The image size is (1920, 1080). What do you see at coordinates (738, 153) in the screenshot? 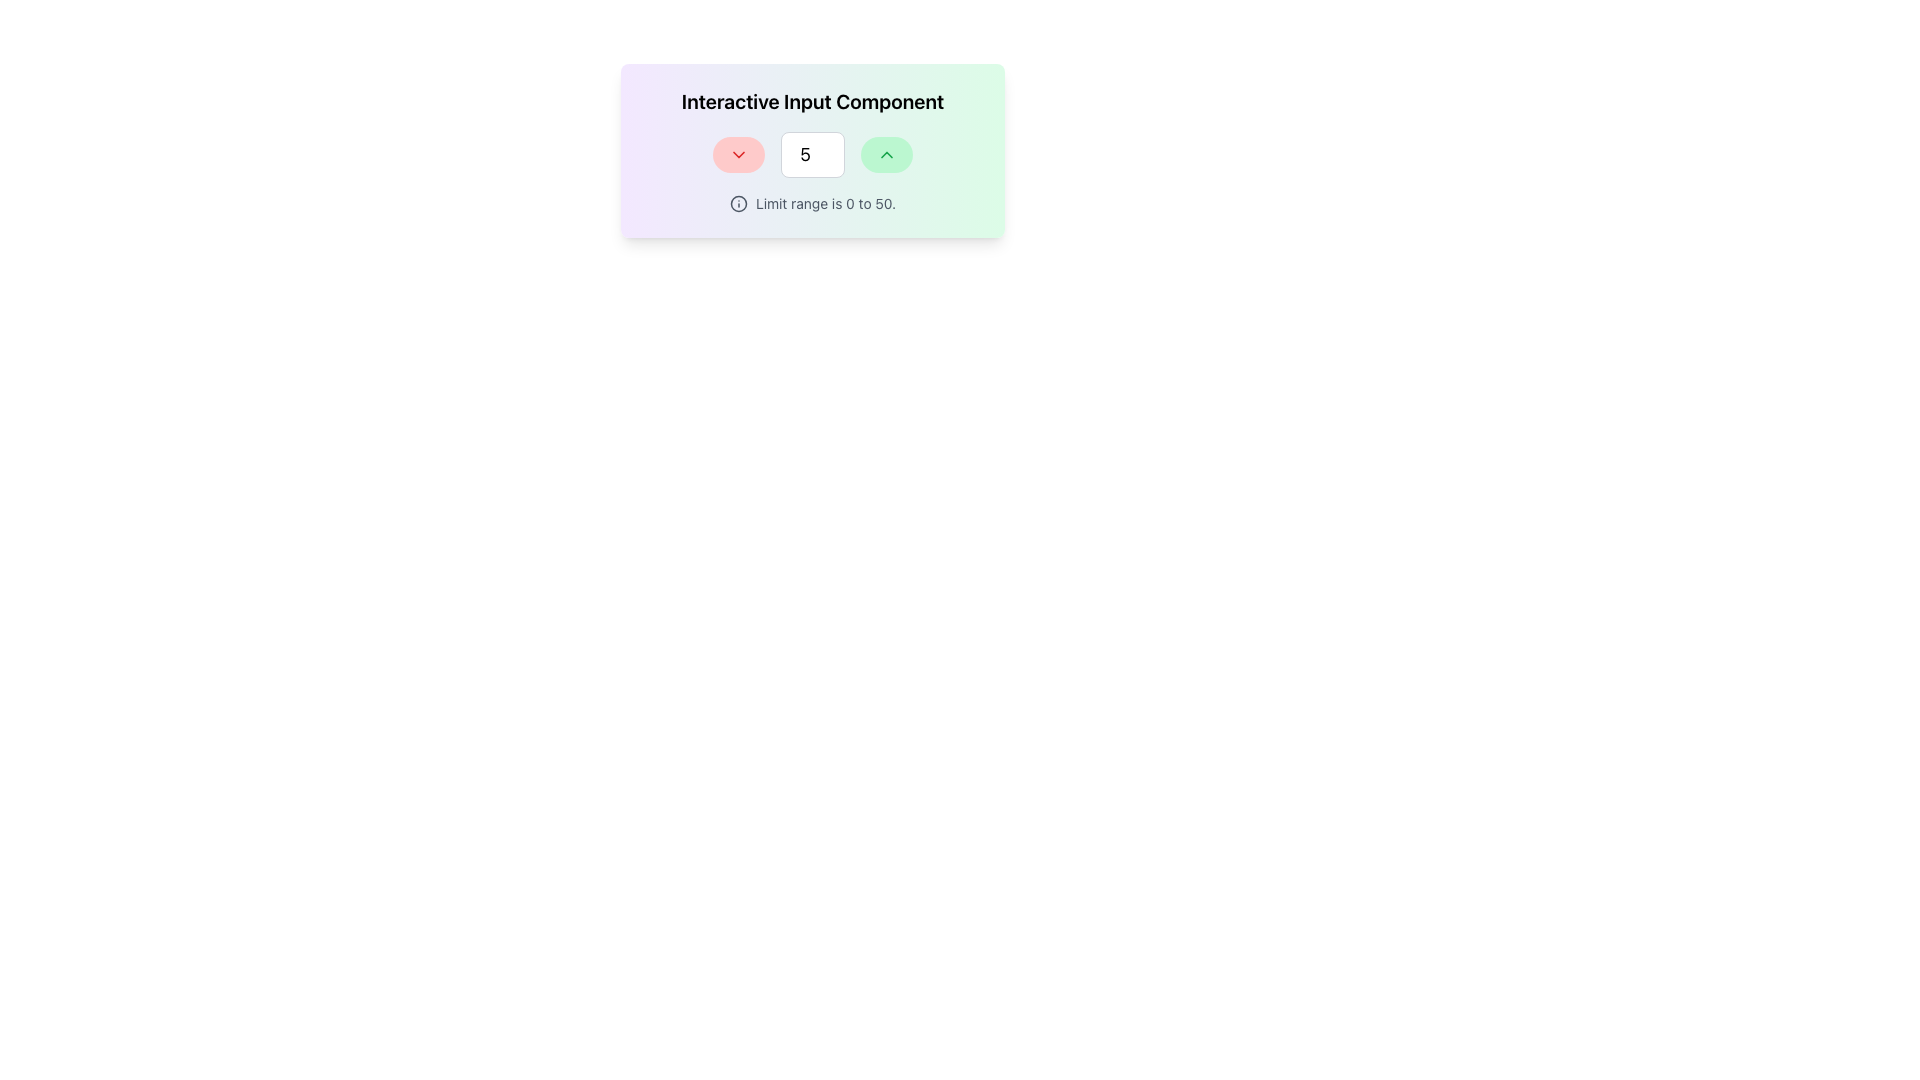
I see `the decrement button located on the leftmost side of the horizontal layout, which precedes the input field displaying the number '5'` at bounding box center [738, 153].